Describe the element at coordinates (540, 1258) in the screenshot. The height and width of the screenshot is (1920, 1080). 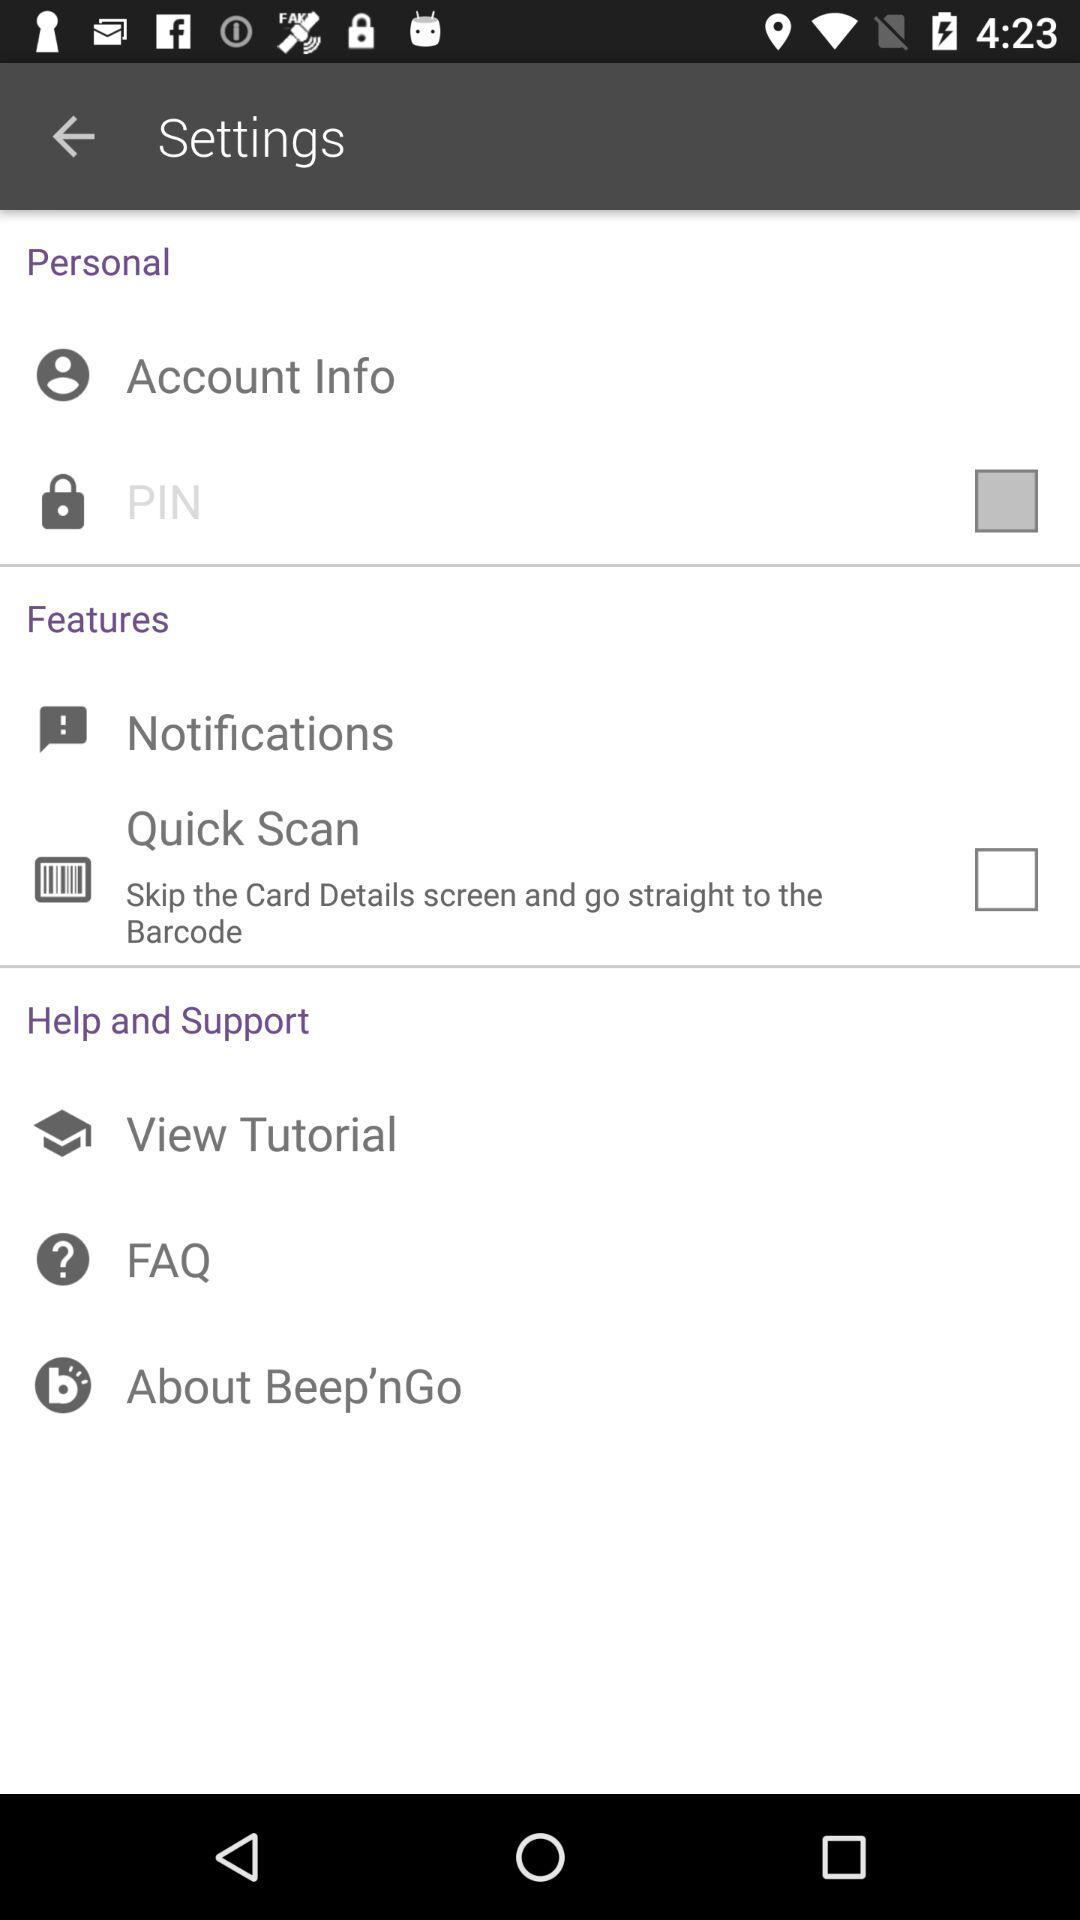
I see `faq icon` at that location.